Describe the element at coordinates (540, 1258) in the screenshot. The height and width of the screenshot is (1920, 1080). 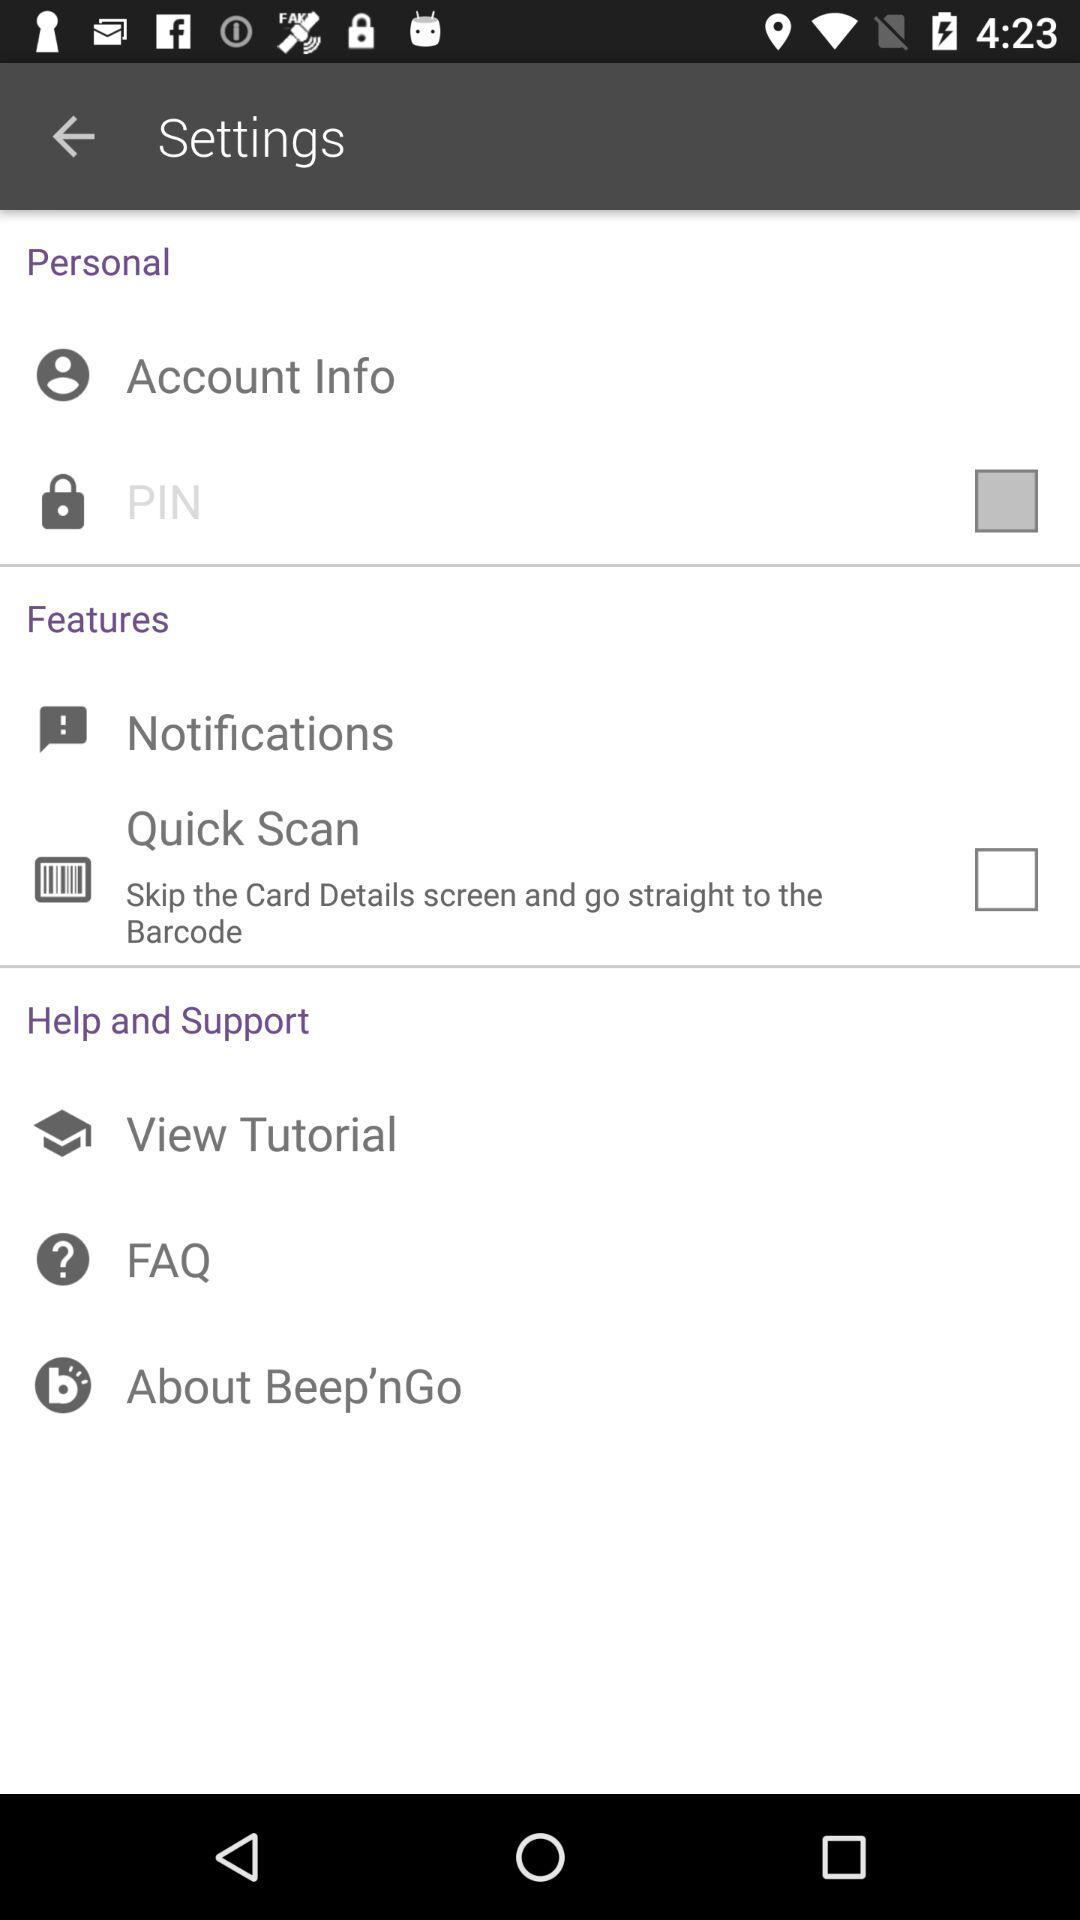
I see `faq icon` at that location.